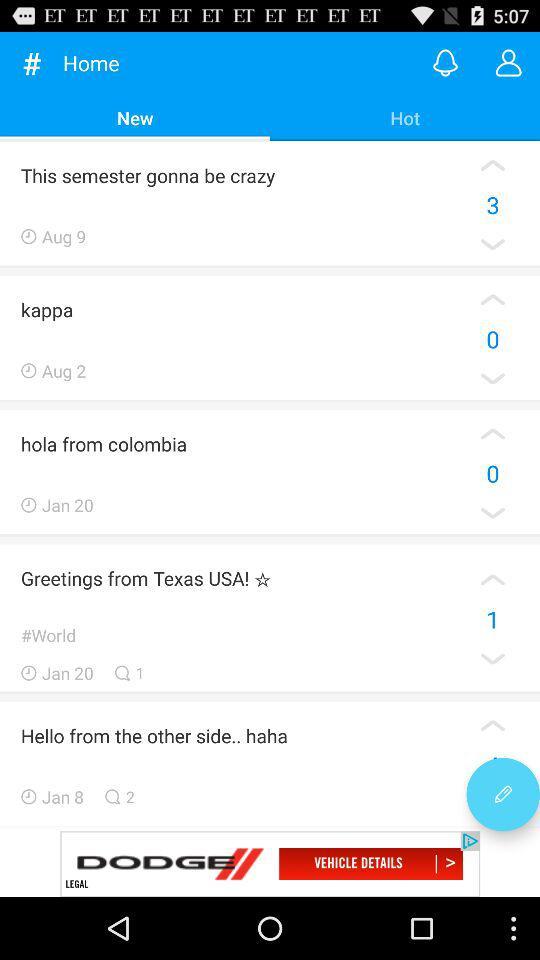  I want to click on the edit icon, so click(502, 849).